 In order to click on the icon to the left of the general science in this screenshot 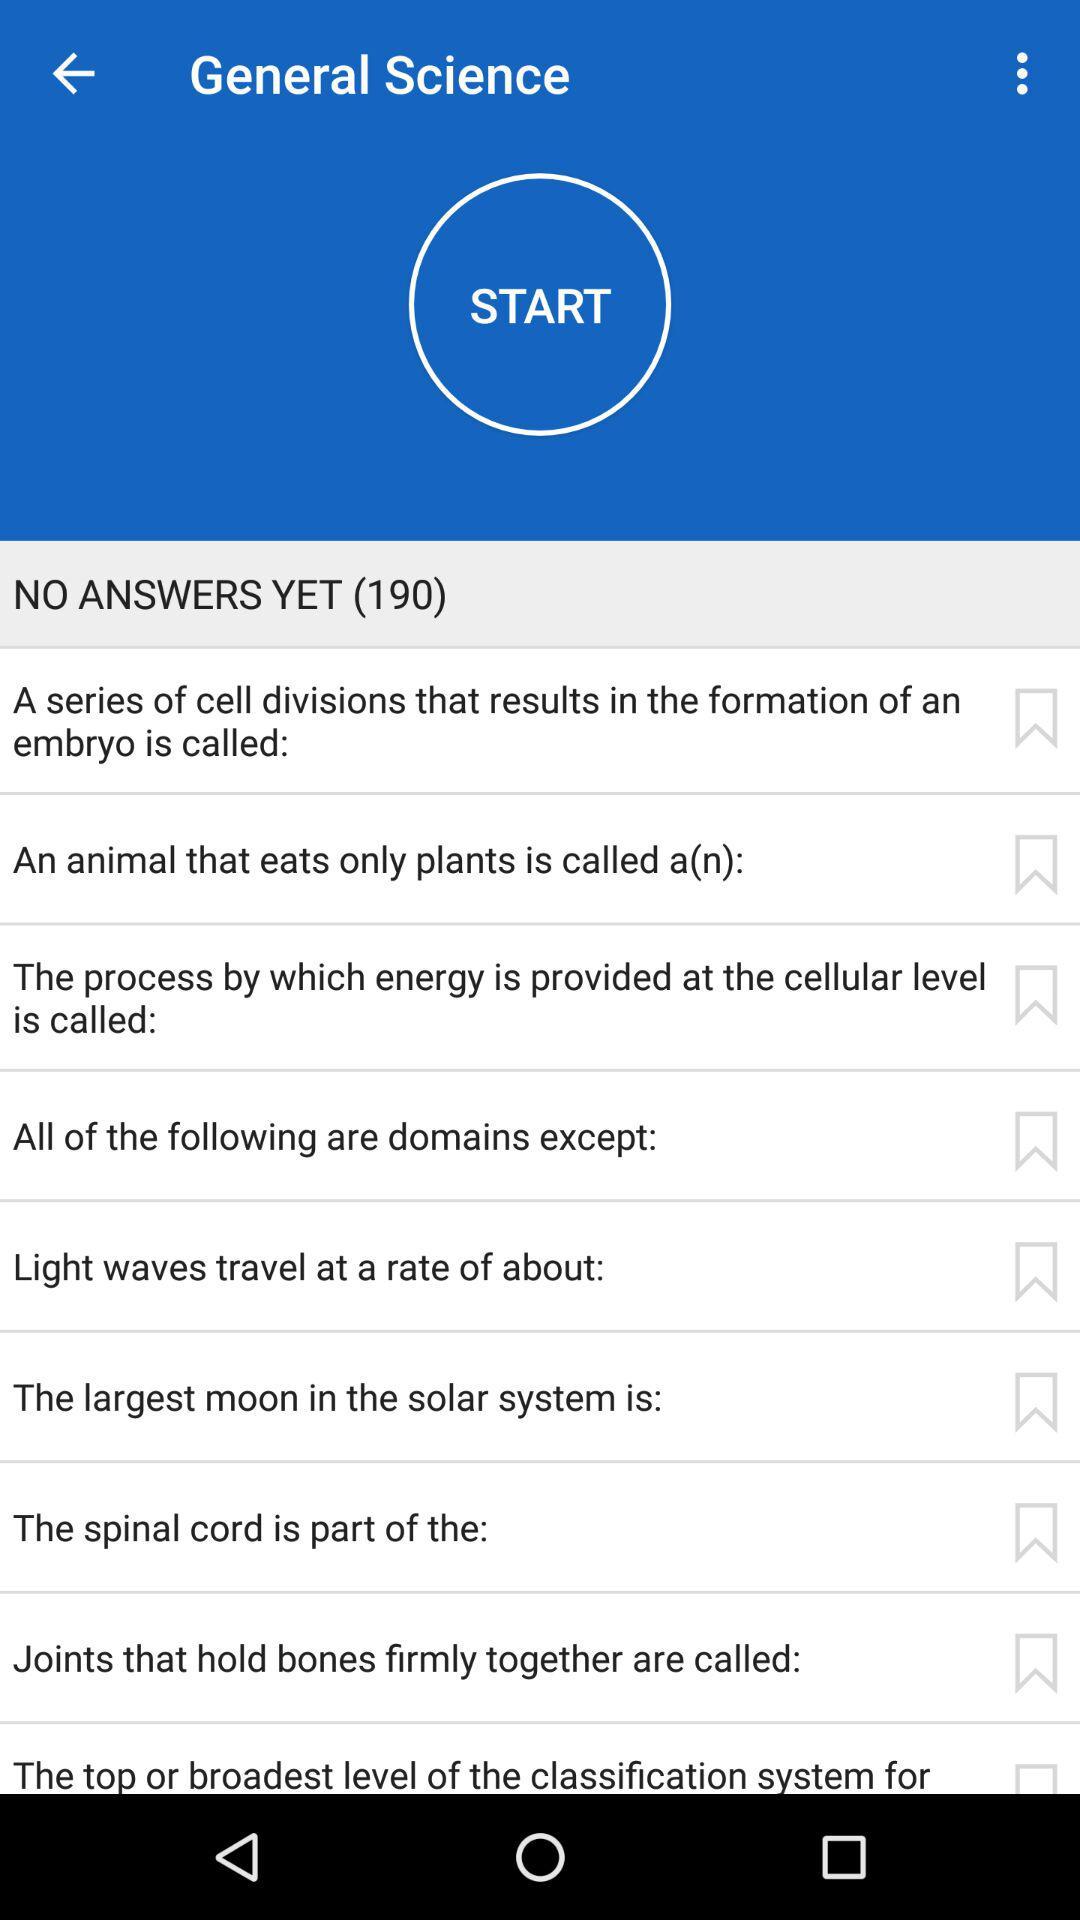, I will do `click(72, 73)`.